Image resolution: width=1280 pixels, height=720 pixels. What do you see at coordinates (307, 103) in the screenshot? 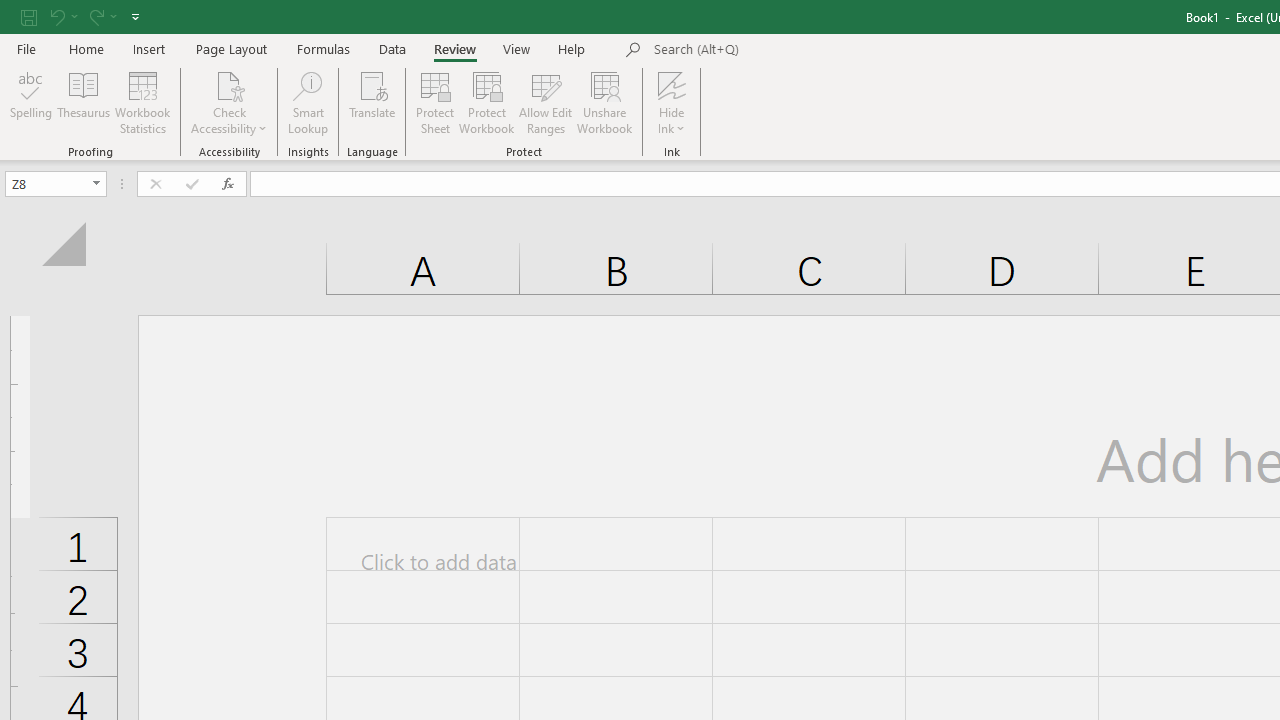
I see `'Smart Lookup'` at bounding box center [307, 103].